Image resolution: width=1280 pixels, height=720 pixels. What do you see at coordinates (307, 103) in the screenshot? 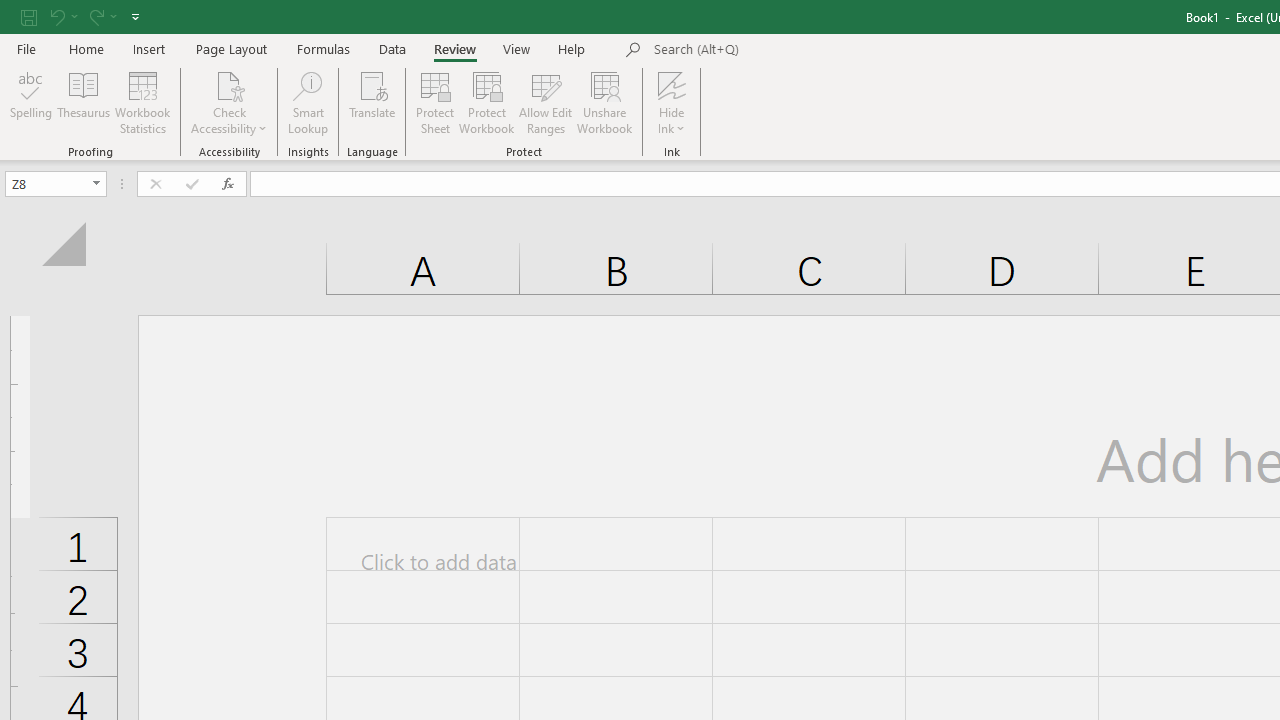
I see `'Smart Lookup'` at bounding box center [307, 103].